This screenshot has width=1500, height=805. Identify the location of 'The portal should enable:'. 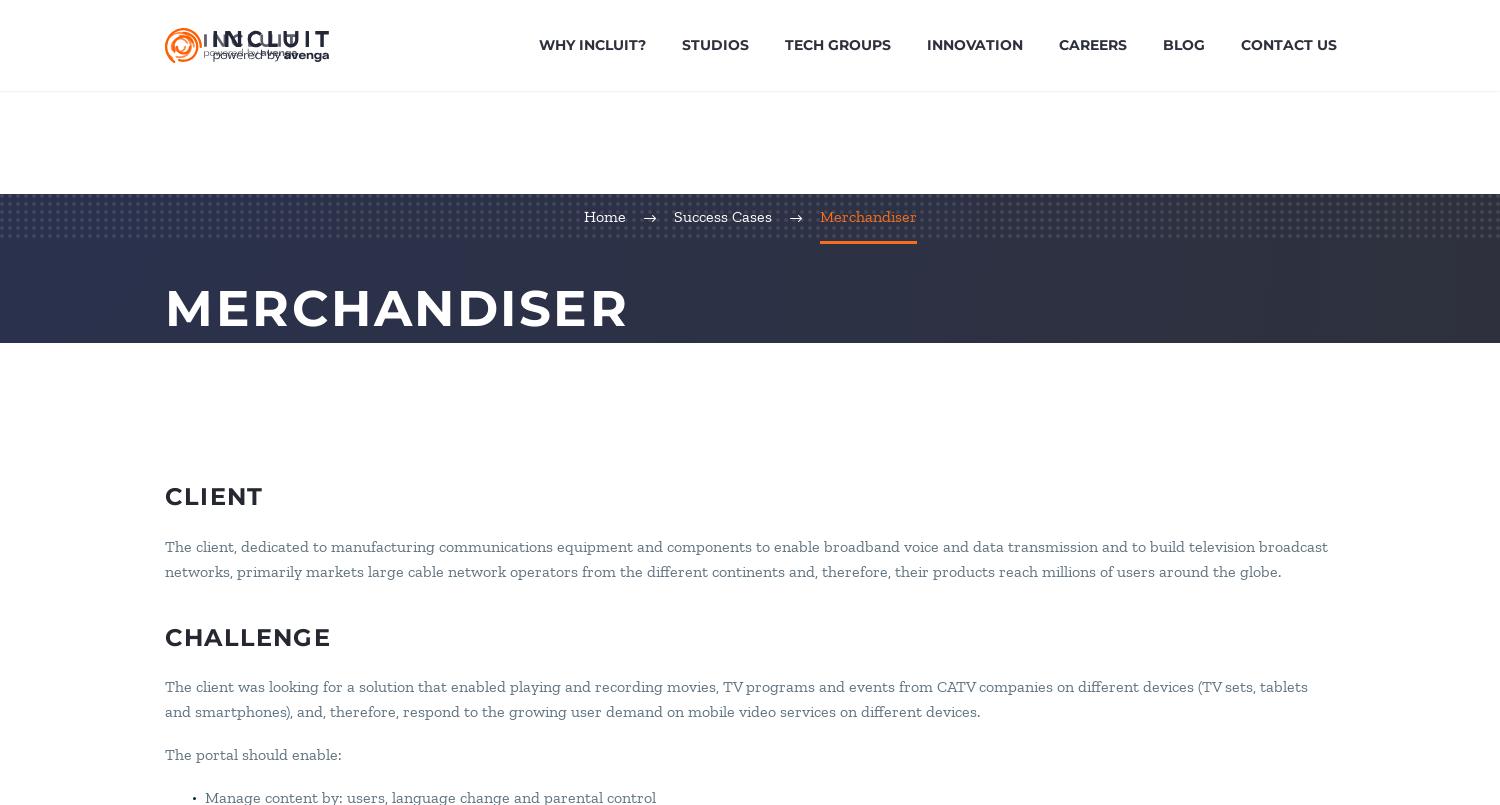
(253, 752).